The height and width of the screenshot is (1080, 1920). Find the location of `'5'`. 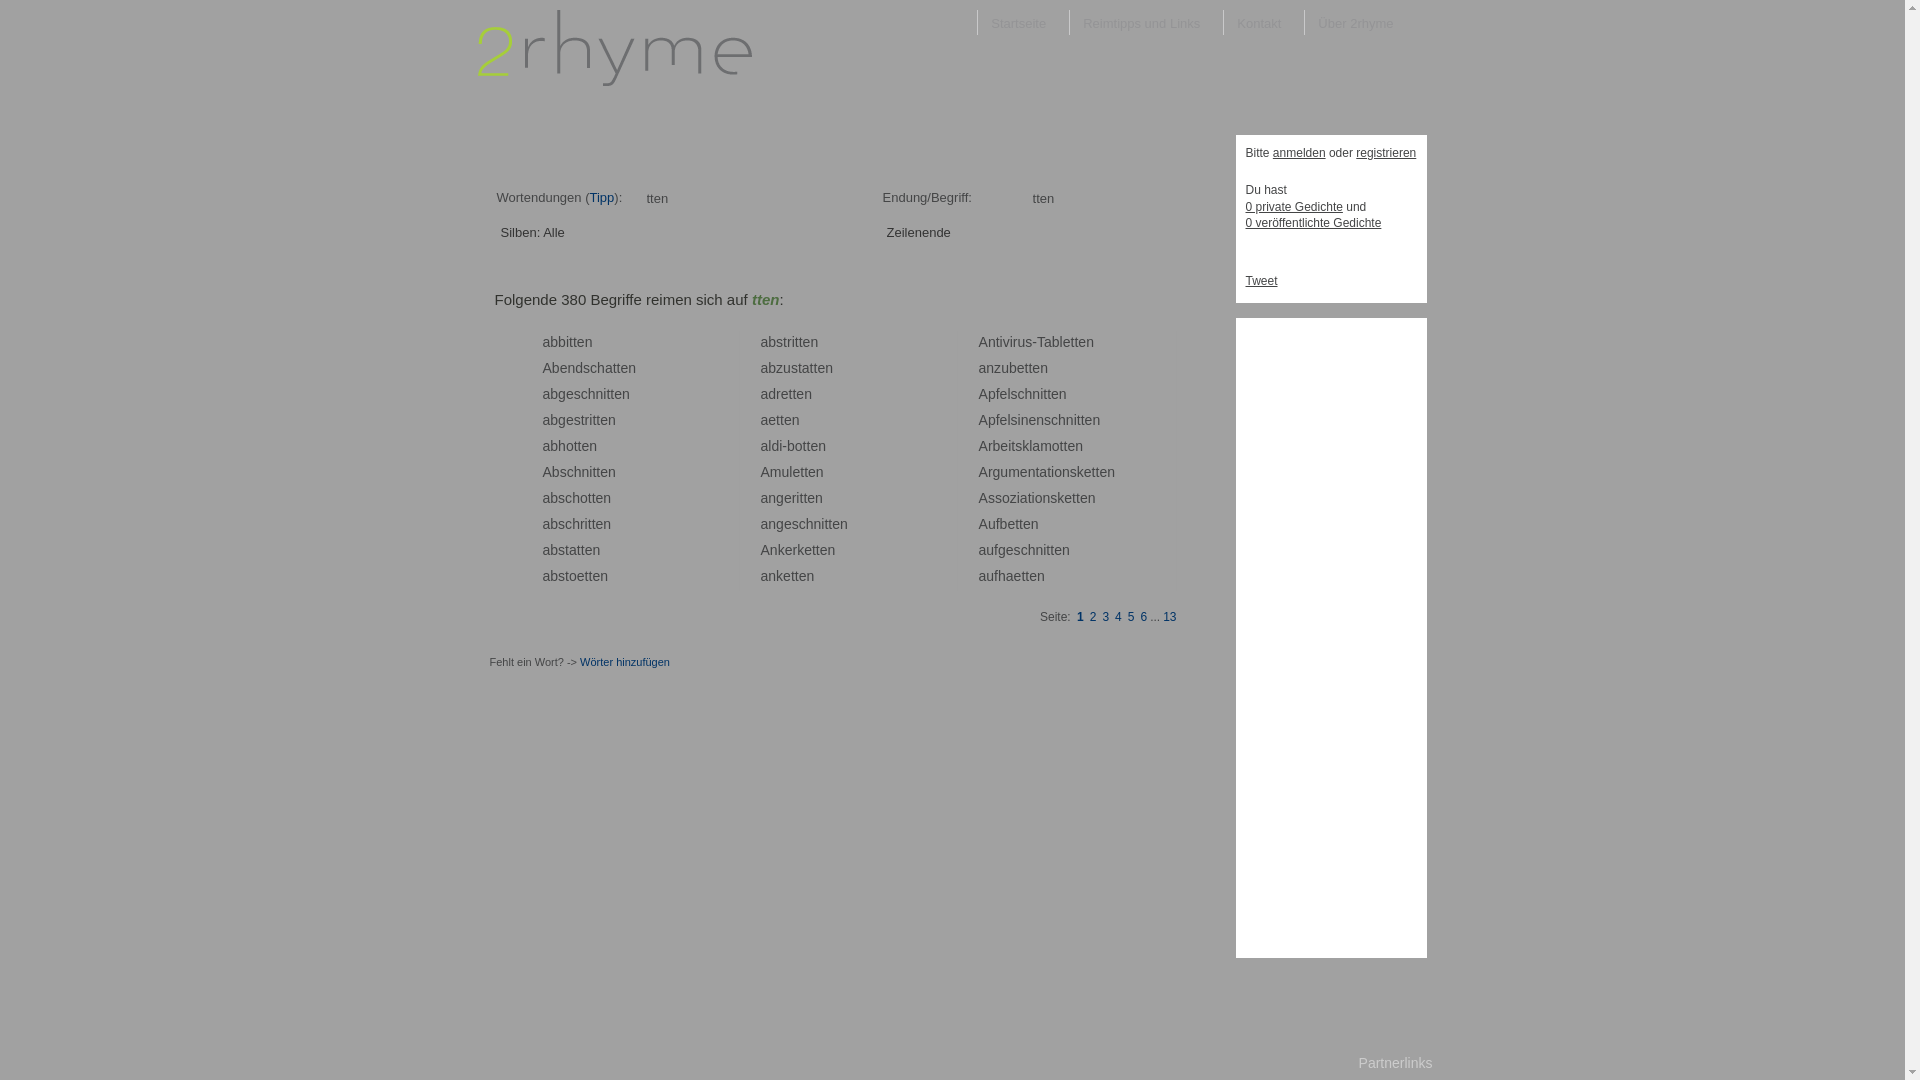

'5' is located at coordinates (1124, 616).